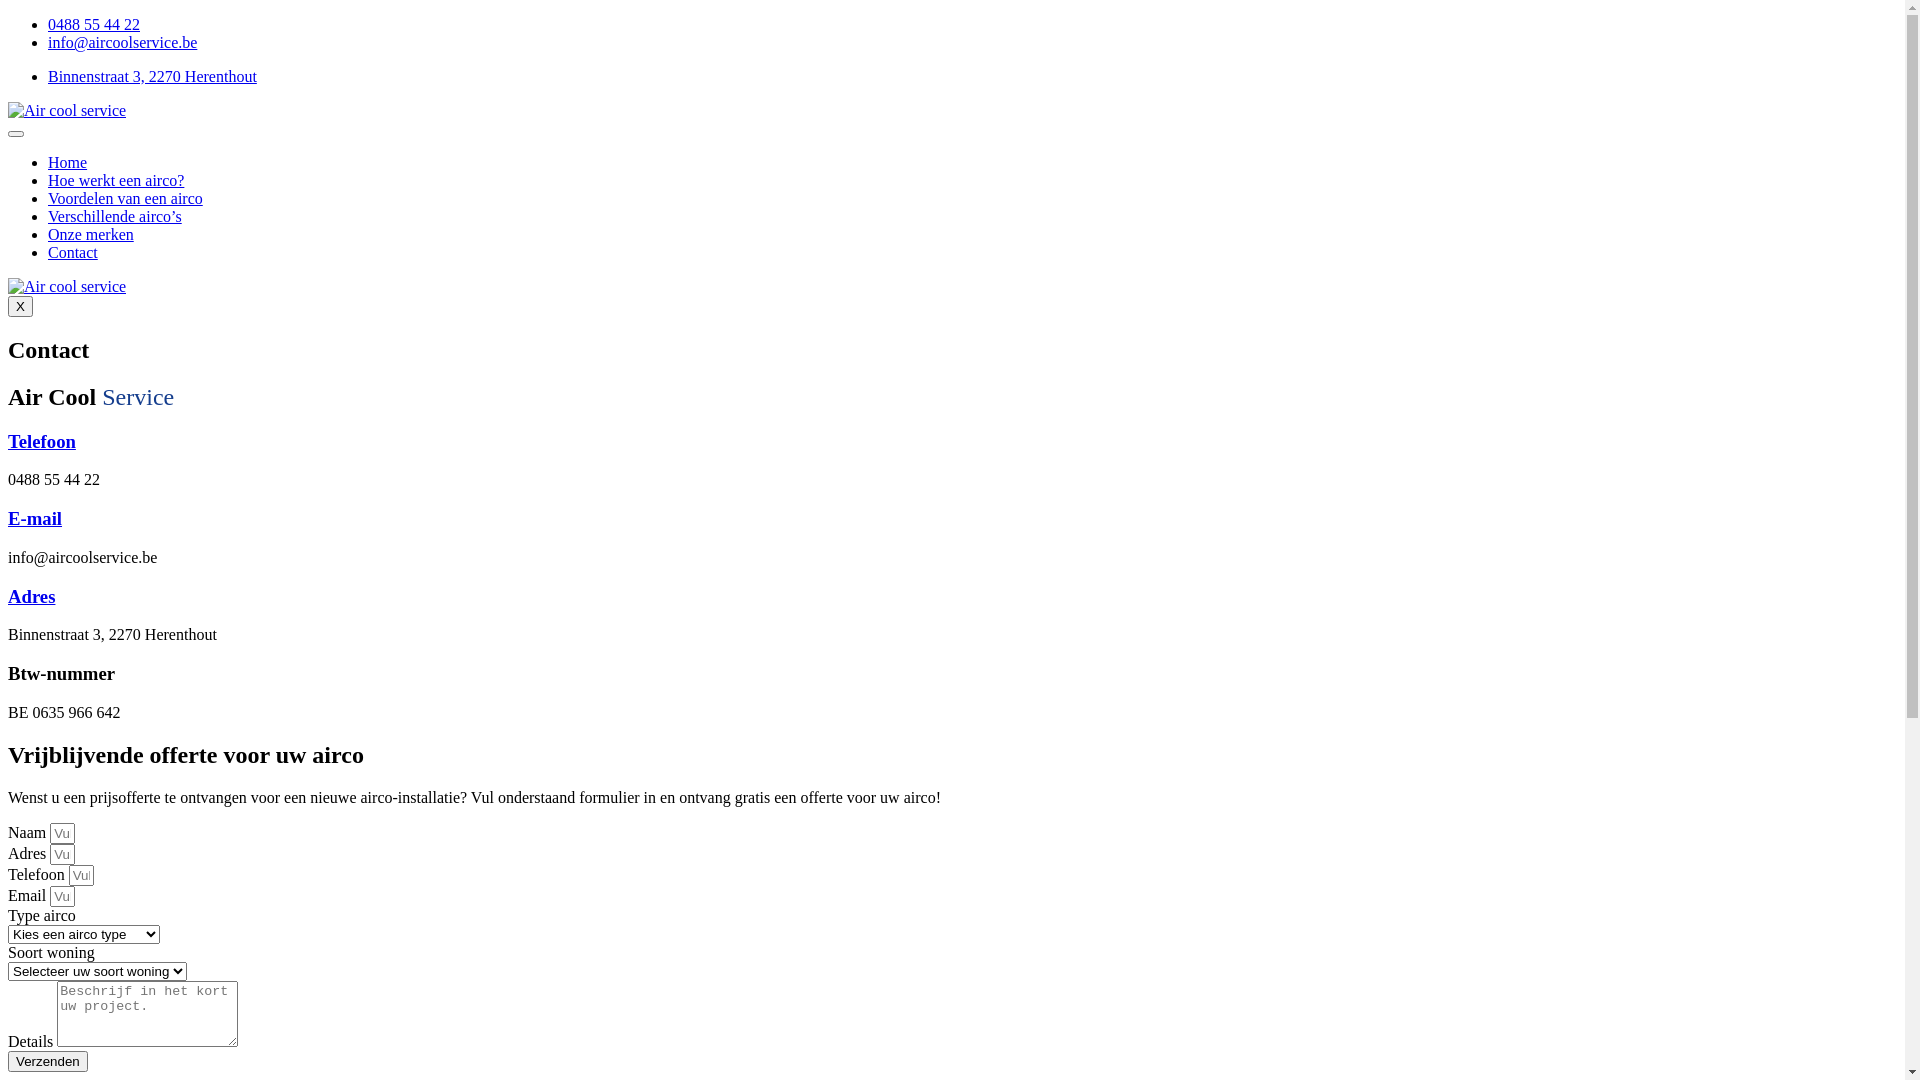 Image resolution: width=1920 pixels, height=1080 pixels. I want to click on '0488 55 44 22', so click(93, 24).